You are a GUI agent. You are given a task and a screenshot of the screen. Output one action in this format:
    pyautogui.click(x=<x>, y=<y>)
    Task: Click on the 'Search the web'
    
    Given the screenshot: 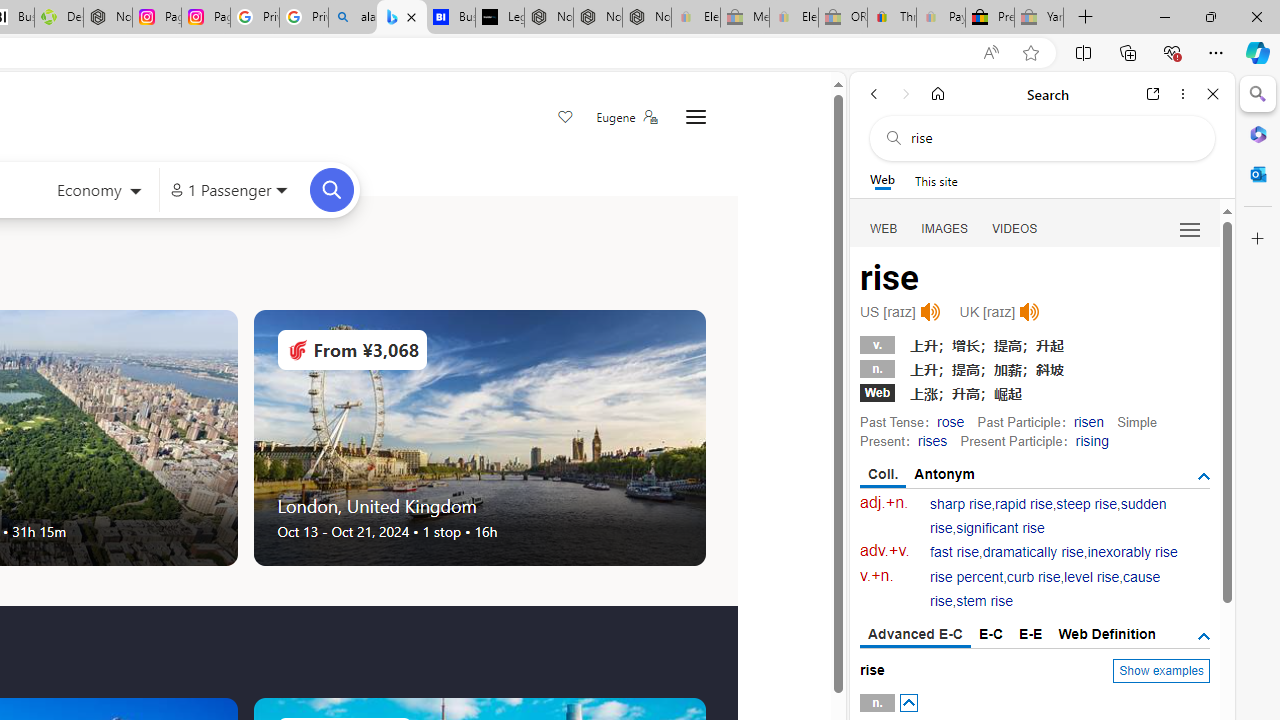 What is the action you would take?
    pyautogui.click(x=1051, y=137)
    